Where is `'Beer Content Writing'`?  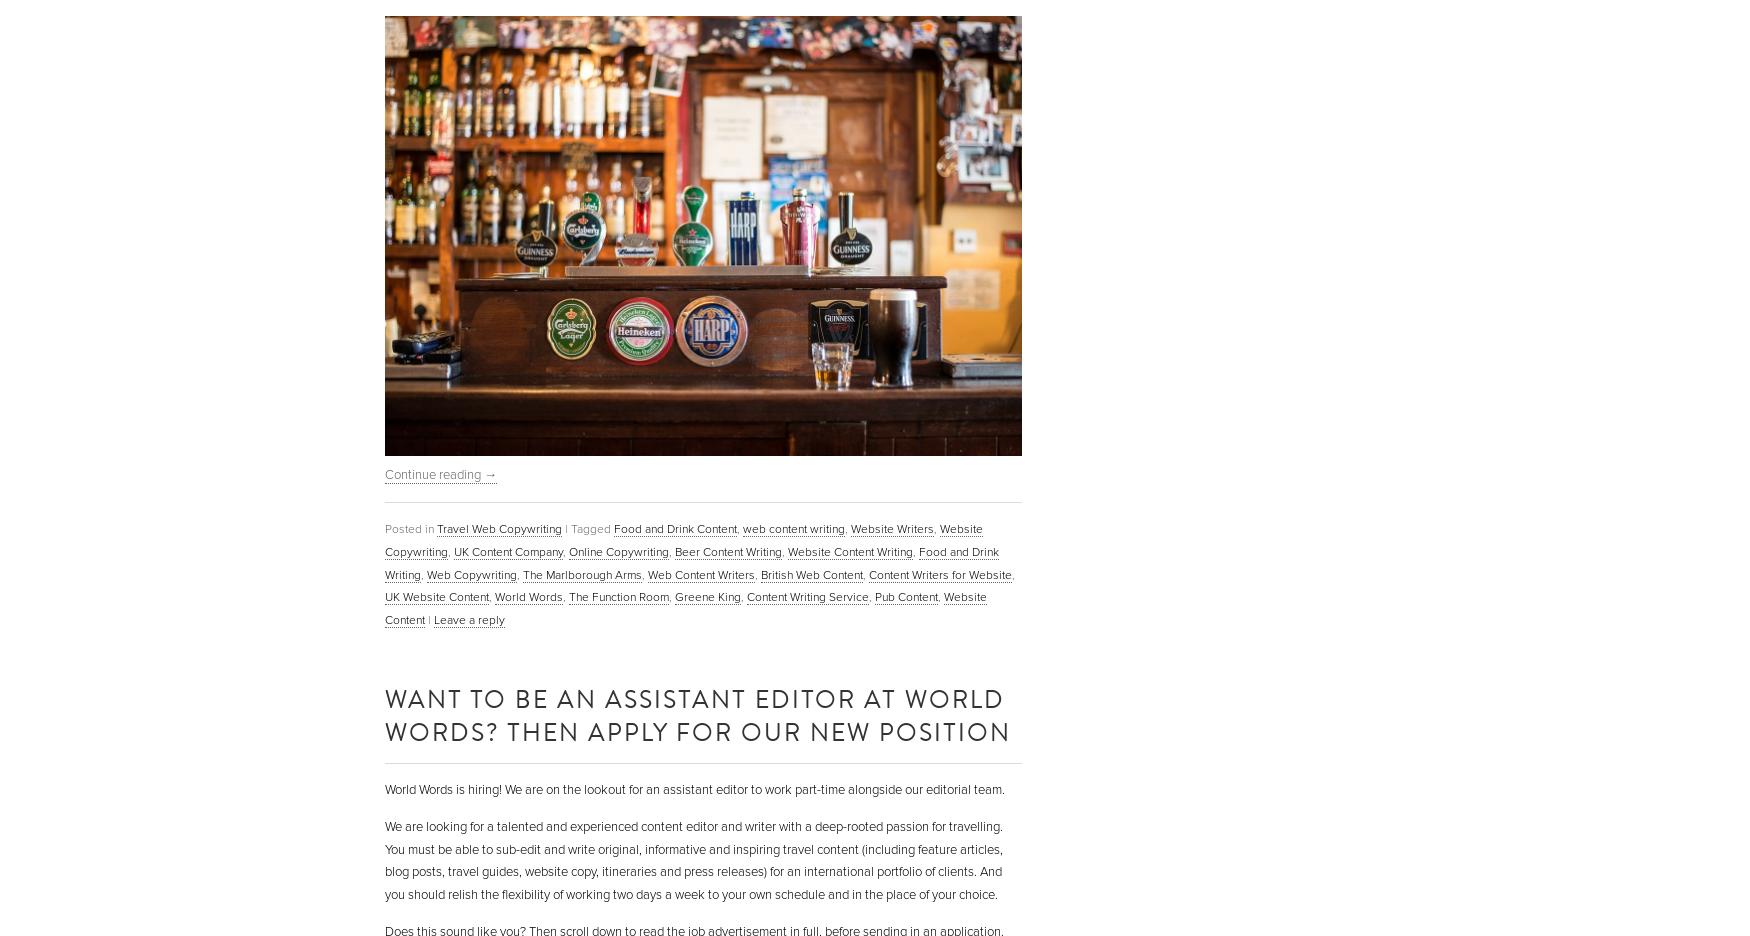 'Beer Content Writing' is located at coordinates (728, 550).